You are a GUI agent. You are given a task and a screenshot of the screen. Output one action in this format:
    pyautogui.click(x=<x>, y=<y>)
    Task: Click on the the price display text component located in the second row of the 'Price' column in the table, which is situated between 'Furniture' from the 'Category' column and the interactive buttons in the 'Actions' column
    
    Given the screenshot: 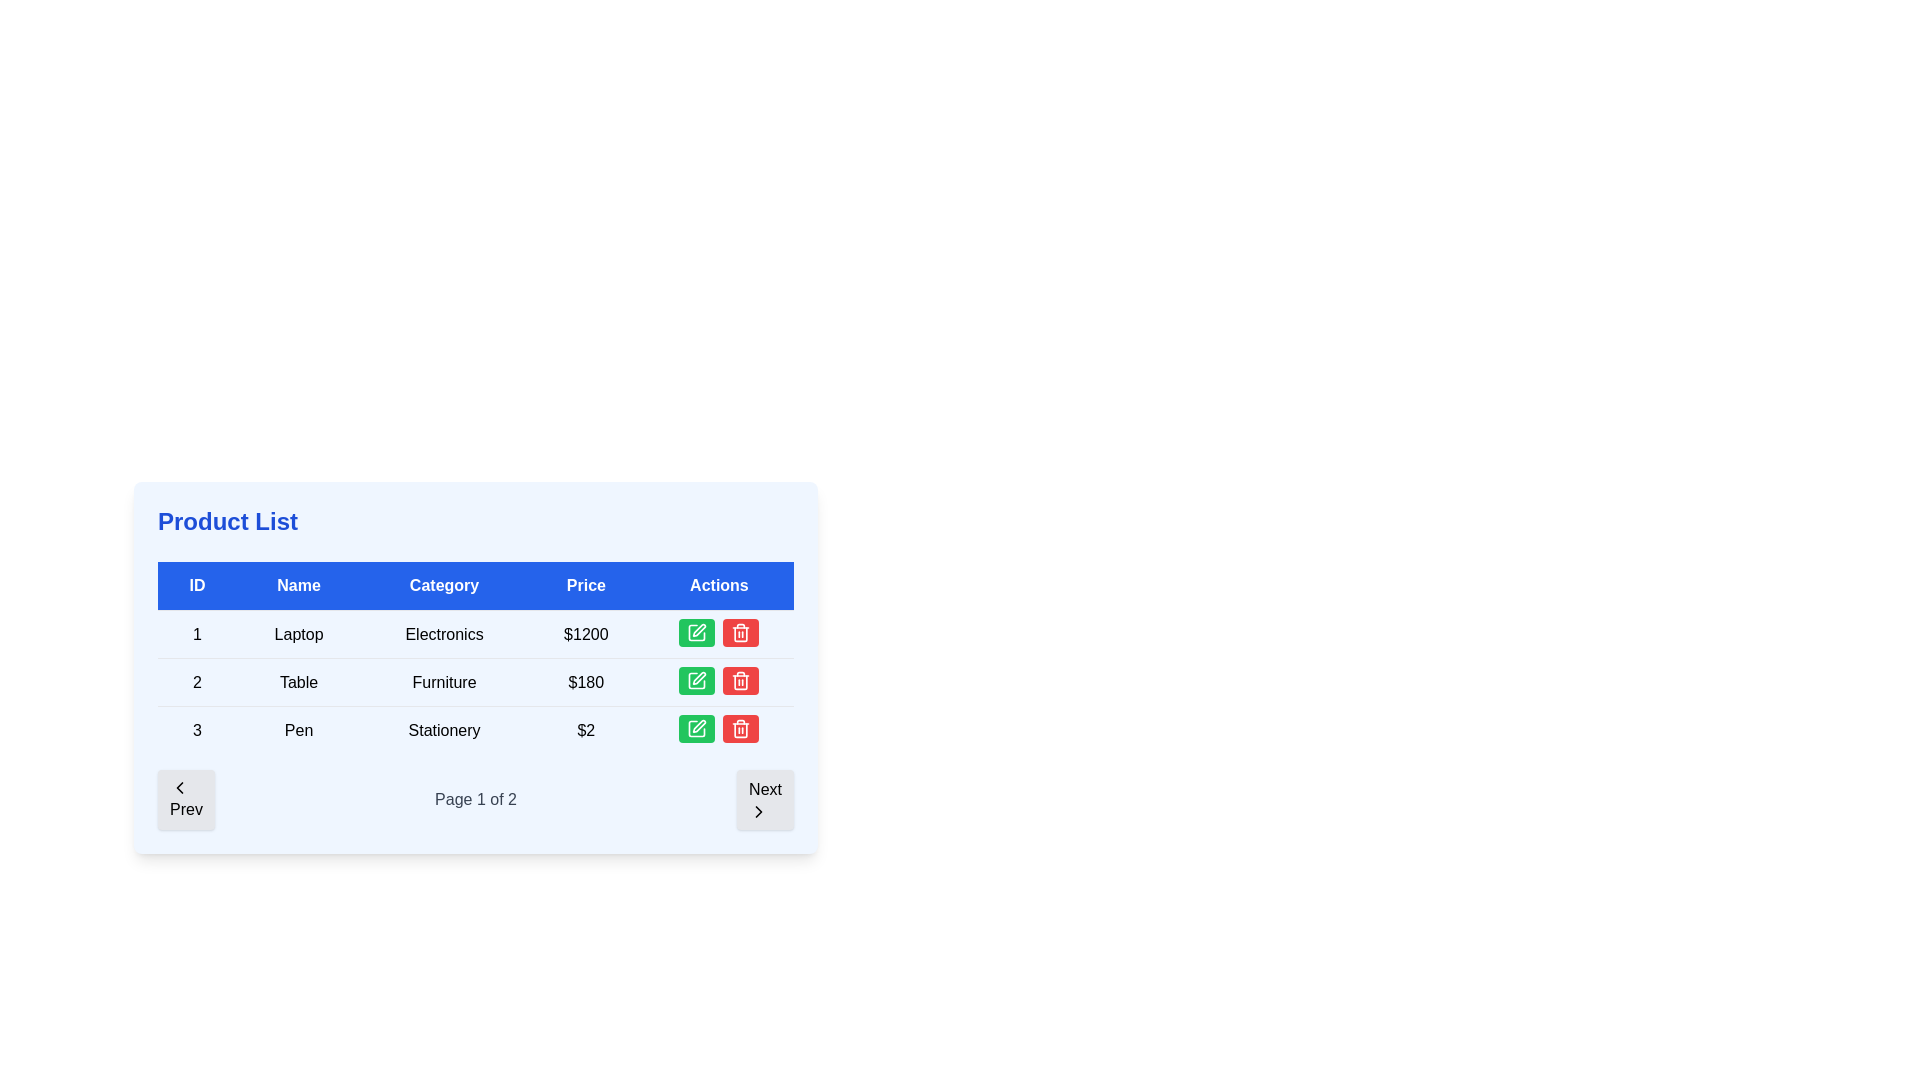 What is the action you would take?
    pyautogui.click(x=585, y=681)
    